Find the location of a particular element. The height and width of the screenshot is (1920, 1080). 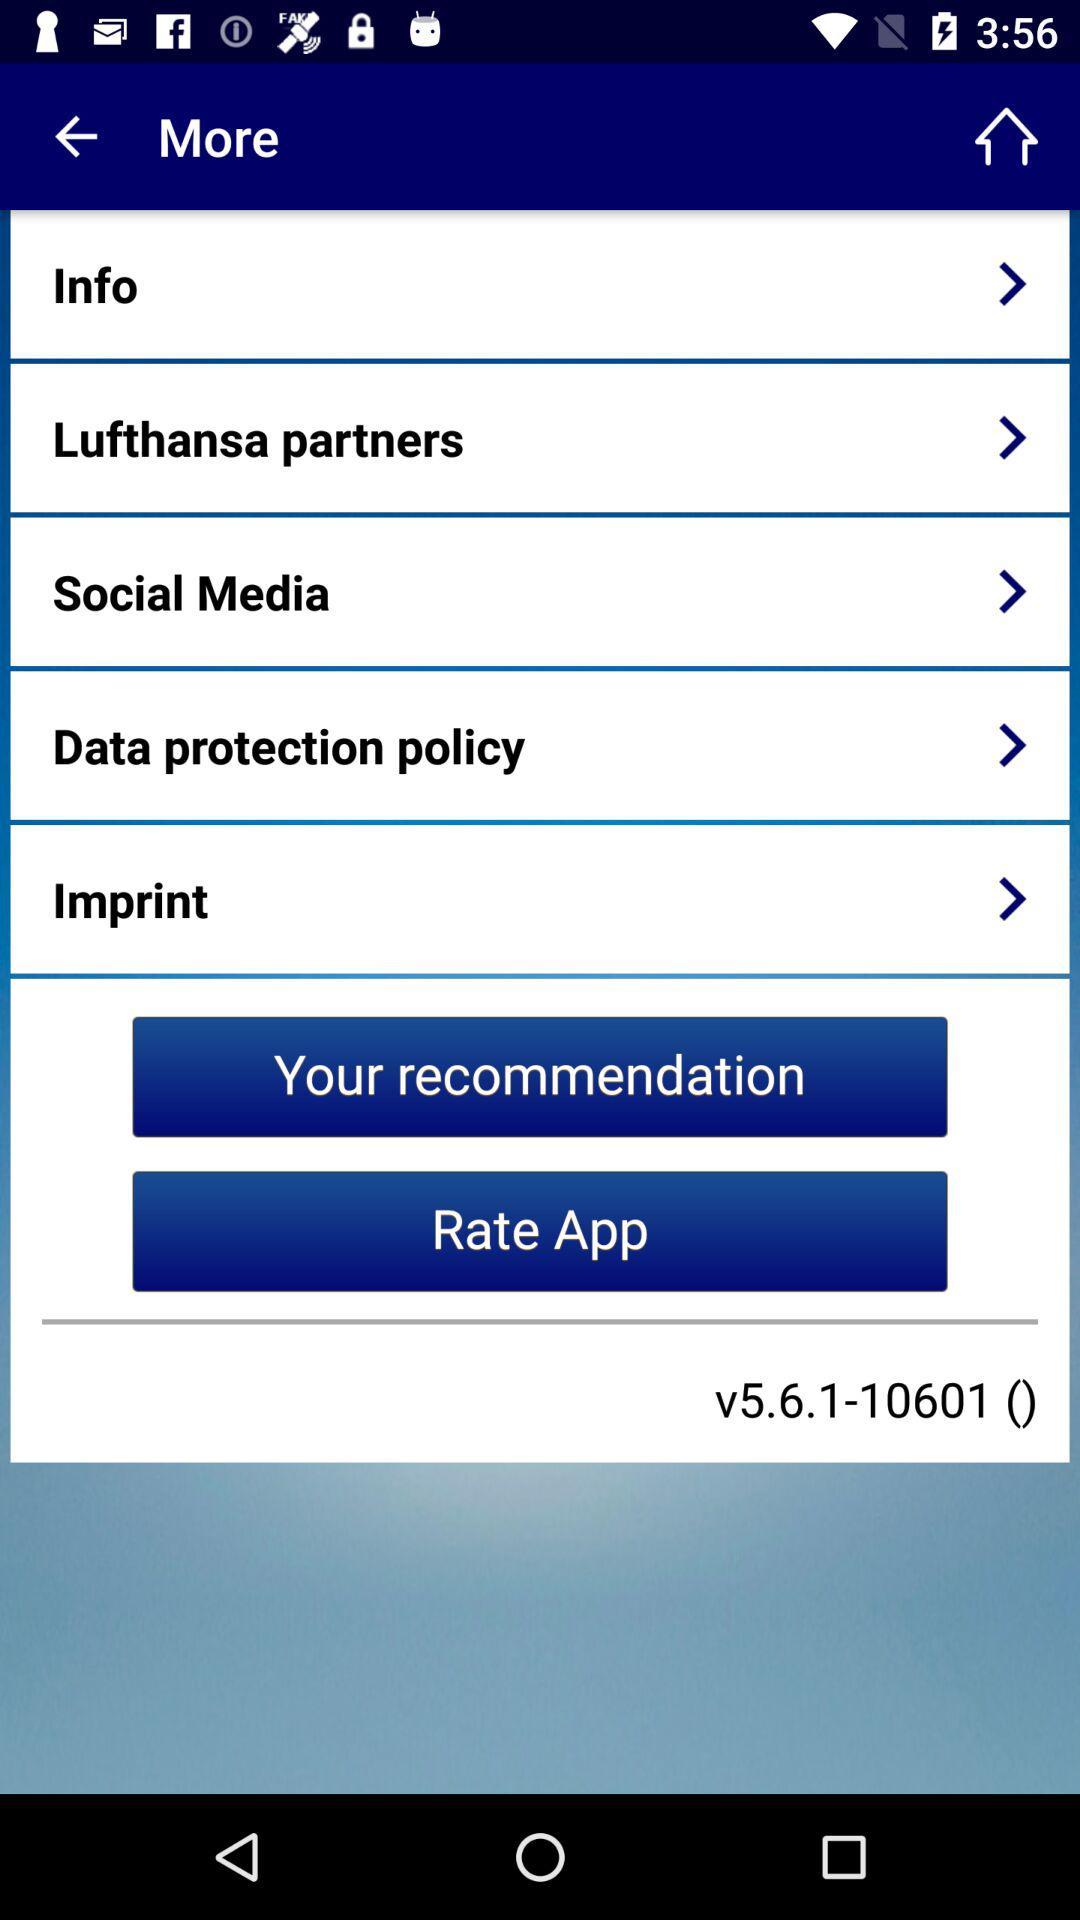

icon next to the info item is located at coordinates (1012, 282).